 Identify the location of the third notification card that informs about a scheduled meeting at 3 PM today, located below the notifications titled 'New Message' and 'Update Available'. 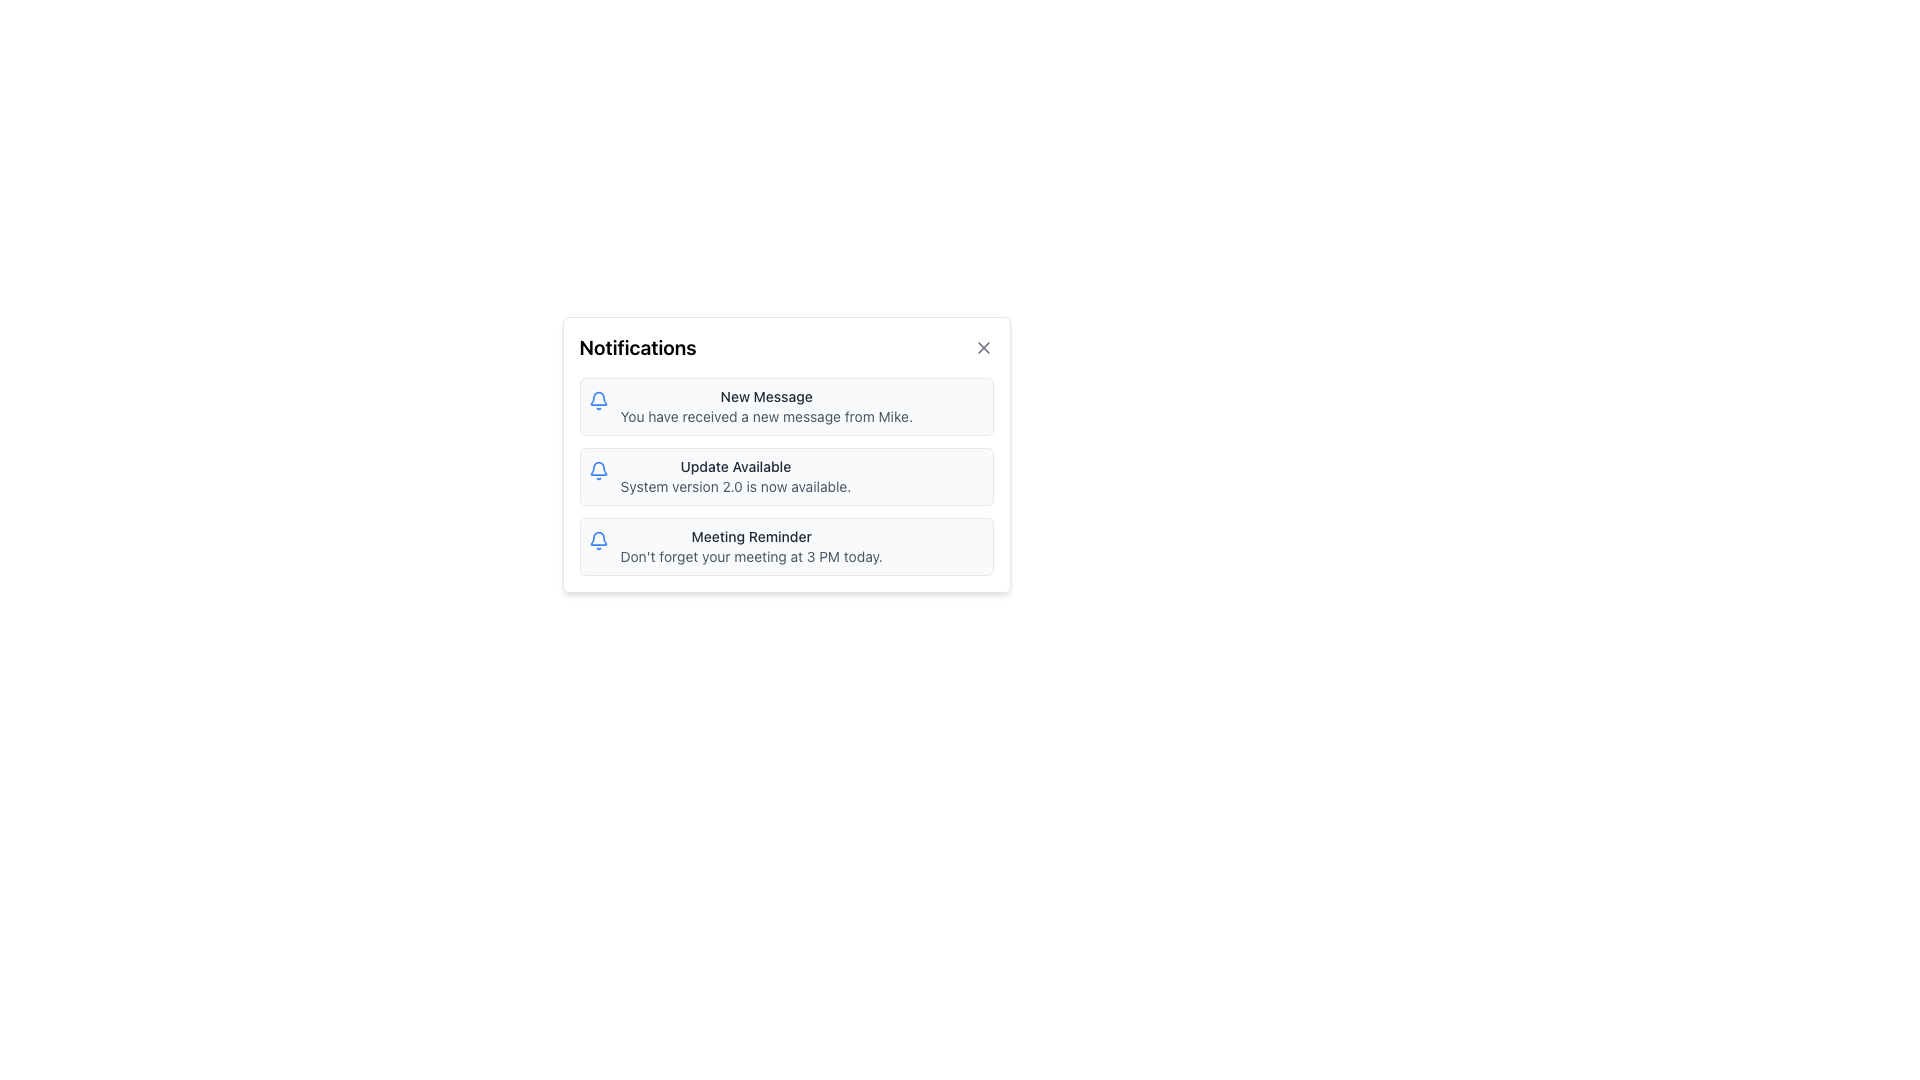
(785, 547).